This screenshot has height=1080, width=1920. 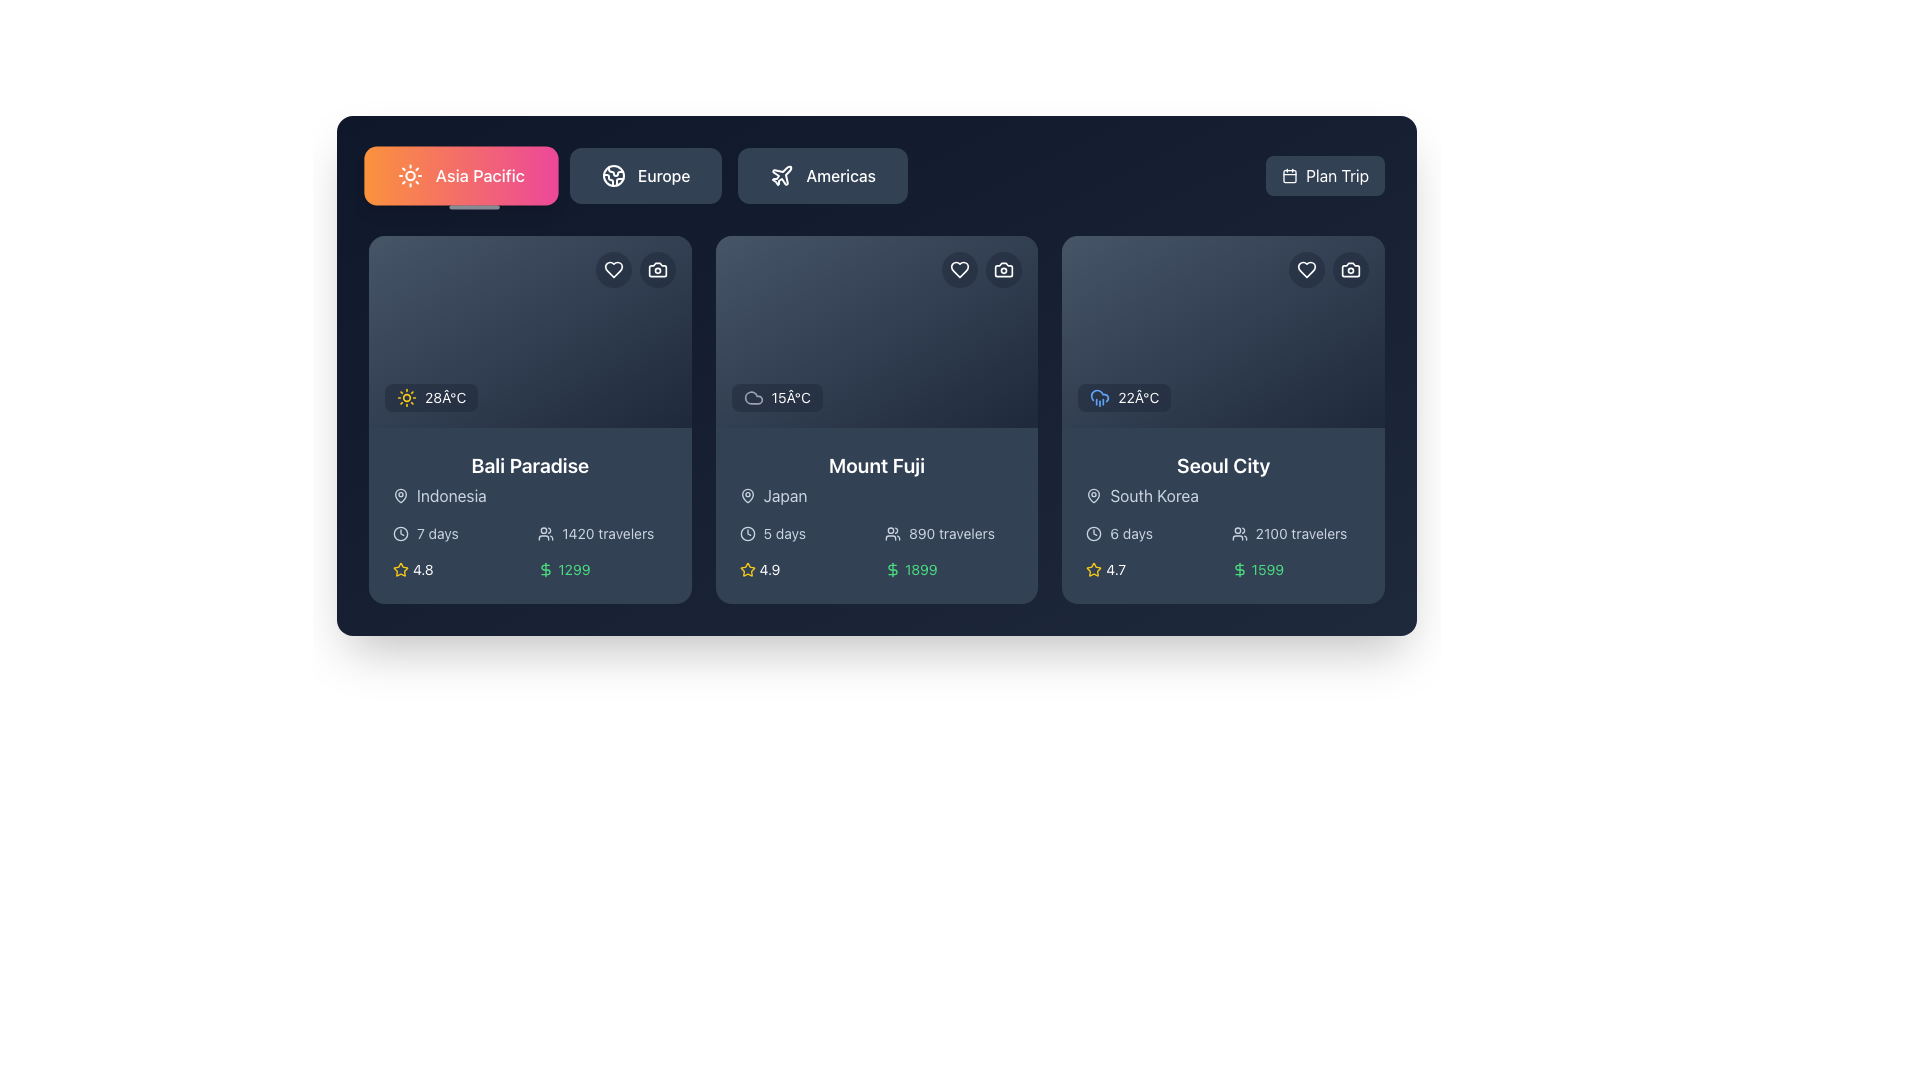 I want to click on the heart icon button with a white outline located in the top-right corner of the Bali Paradise card to observe the background color transition, so click(x=612, y=270).